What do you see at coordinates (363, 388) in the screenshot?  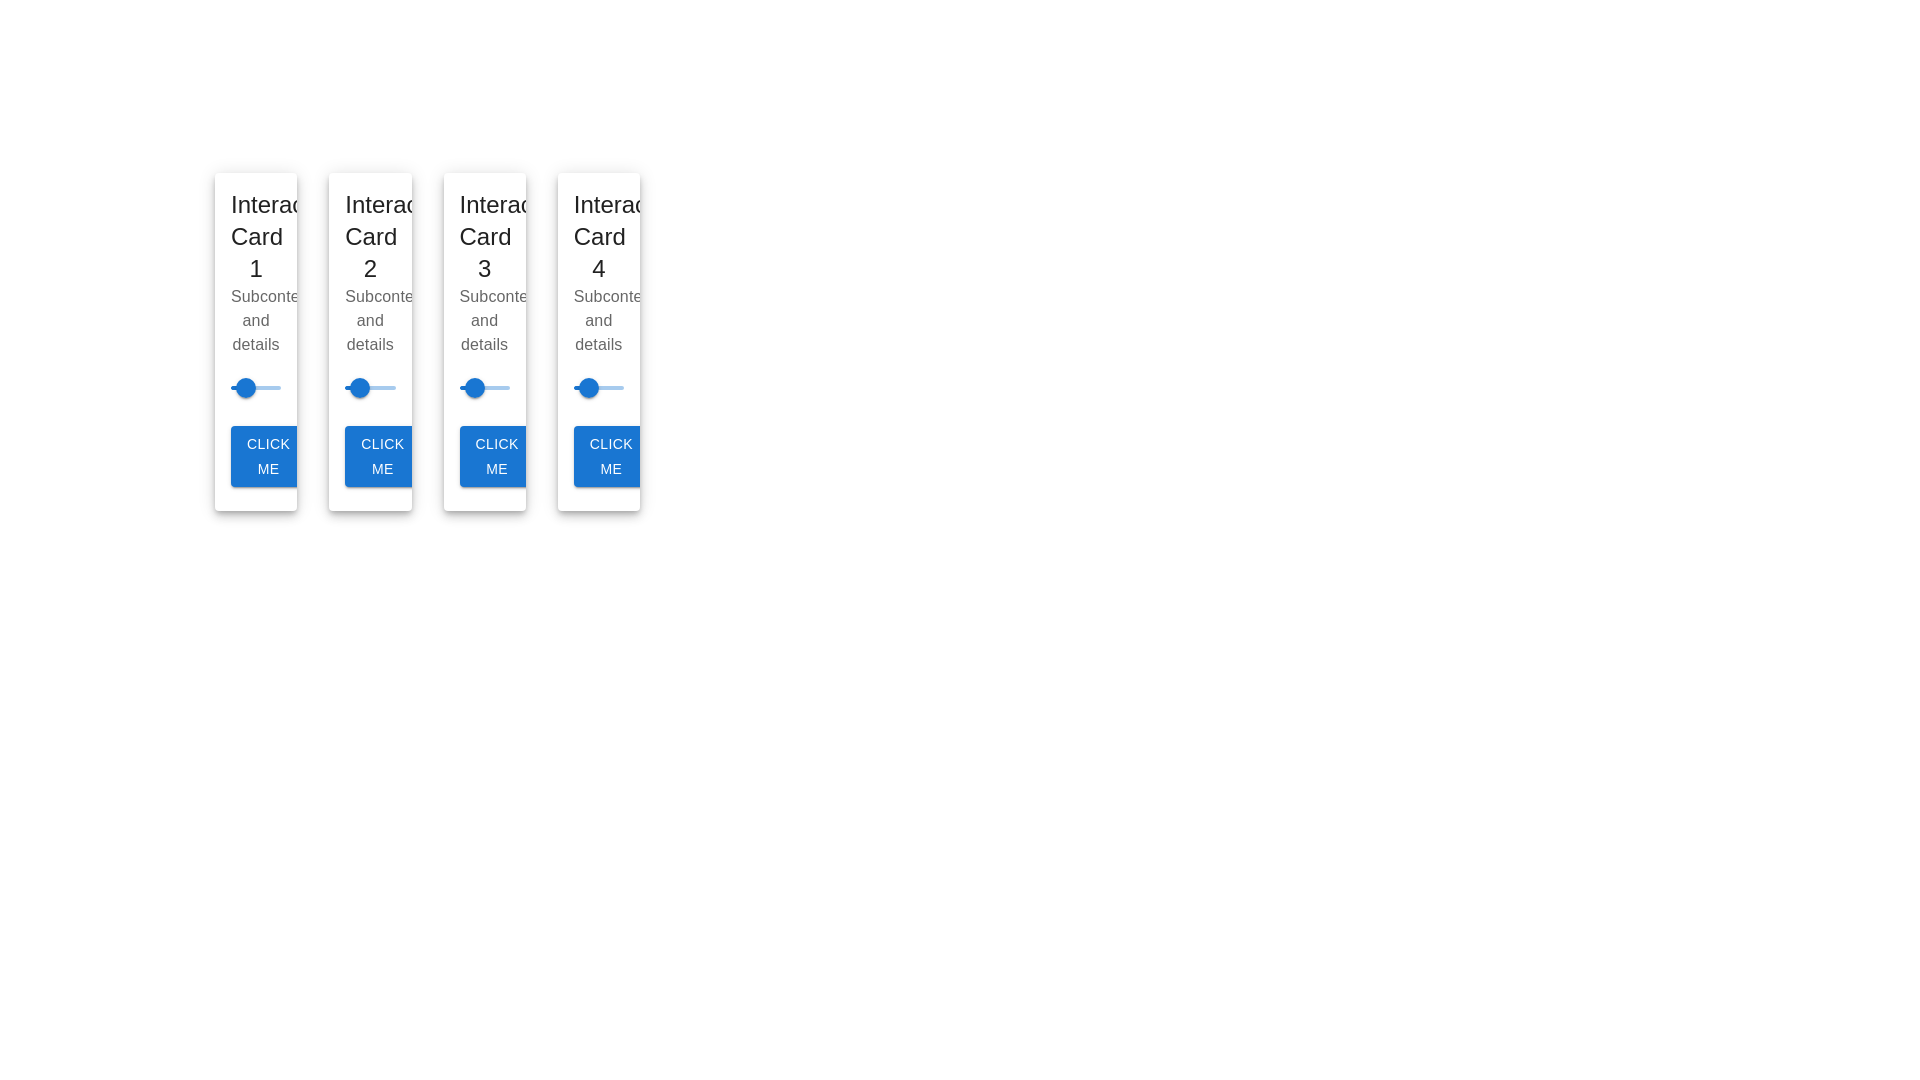 I see `the slider` at bounding box center [363, 388].